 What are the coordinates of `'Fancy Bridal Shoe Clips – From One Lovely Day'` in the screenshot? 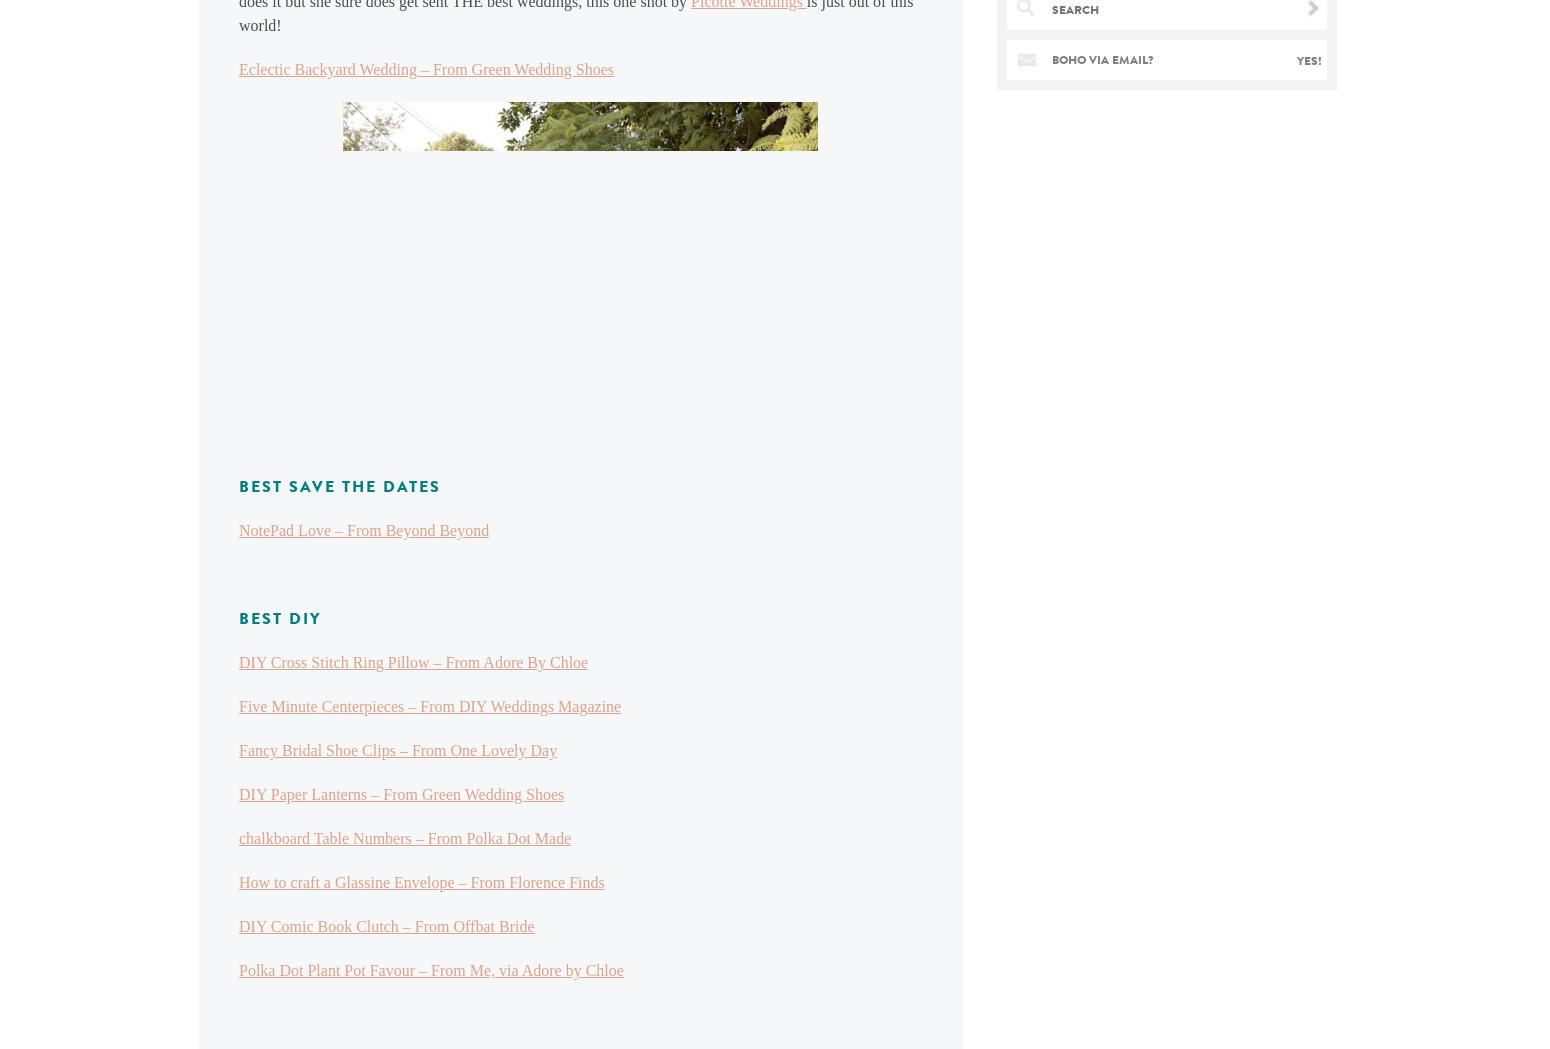 It's located at (239, 749).